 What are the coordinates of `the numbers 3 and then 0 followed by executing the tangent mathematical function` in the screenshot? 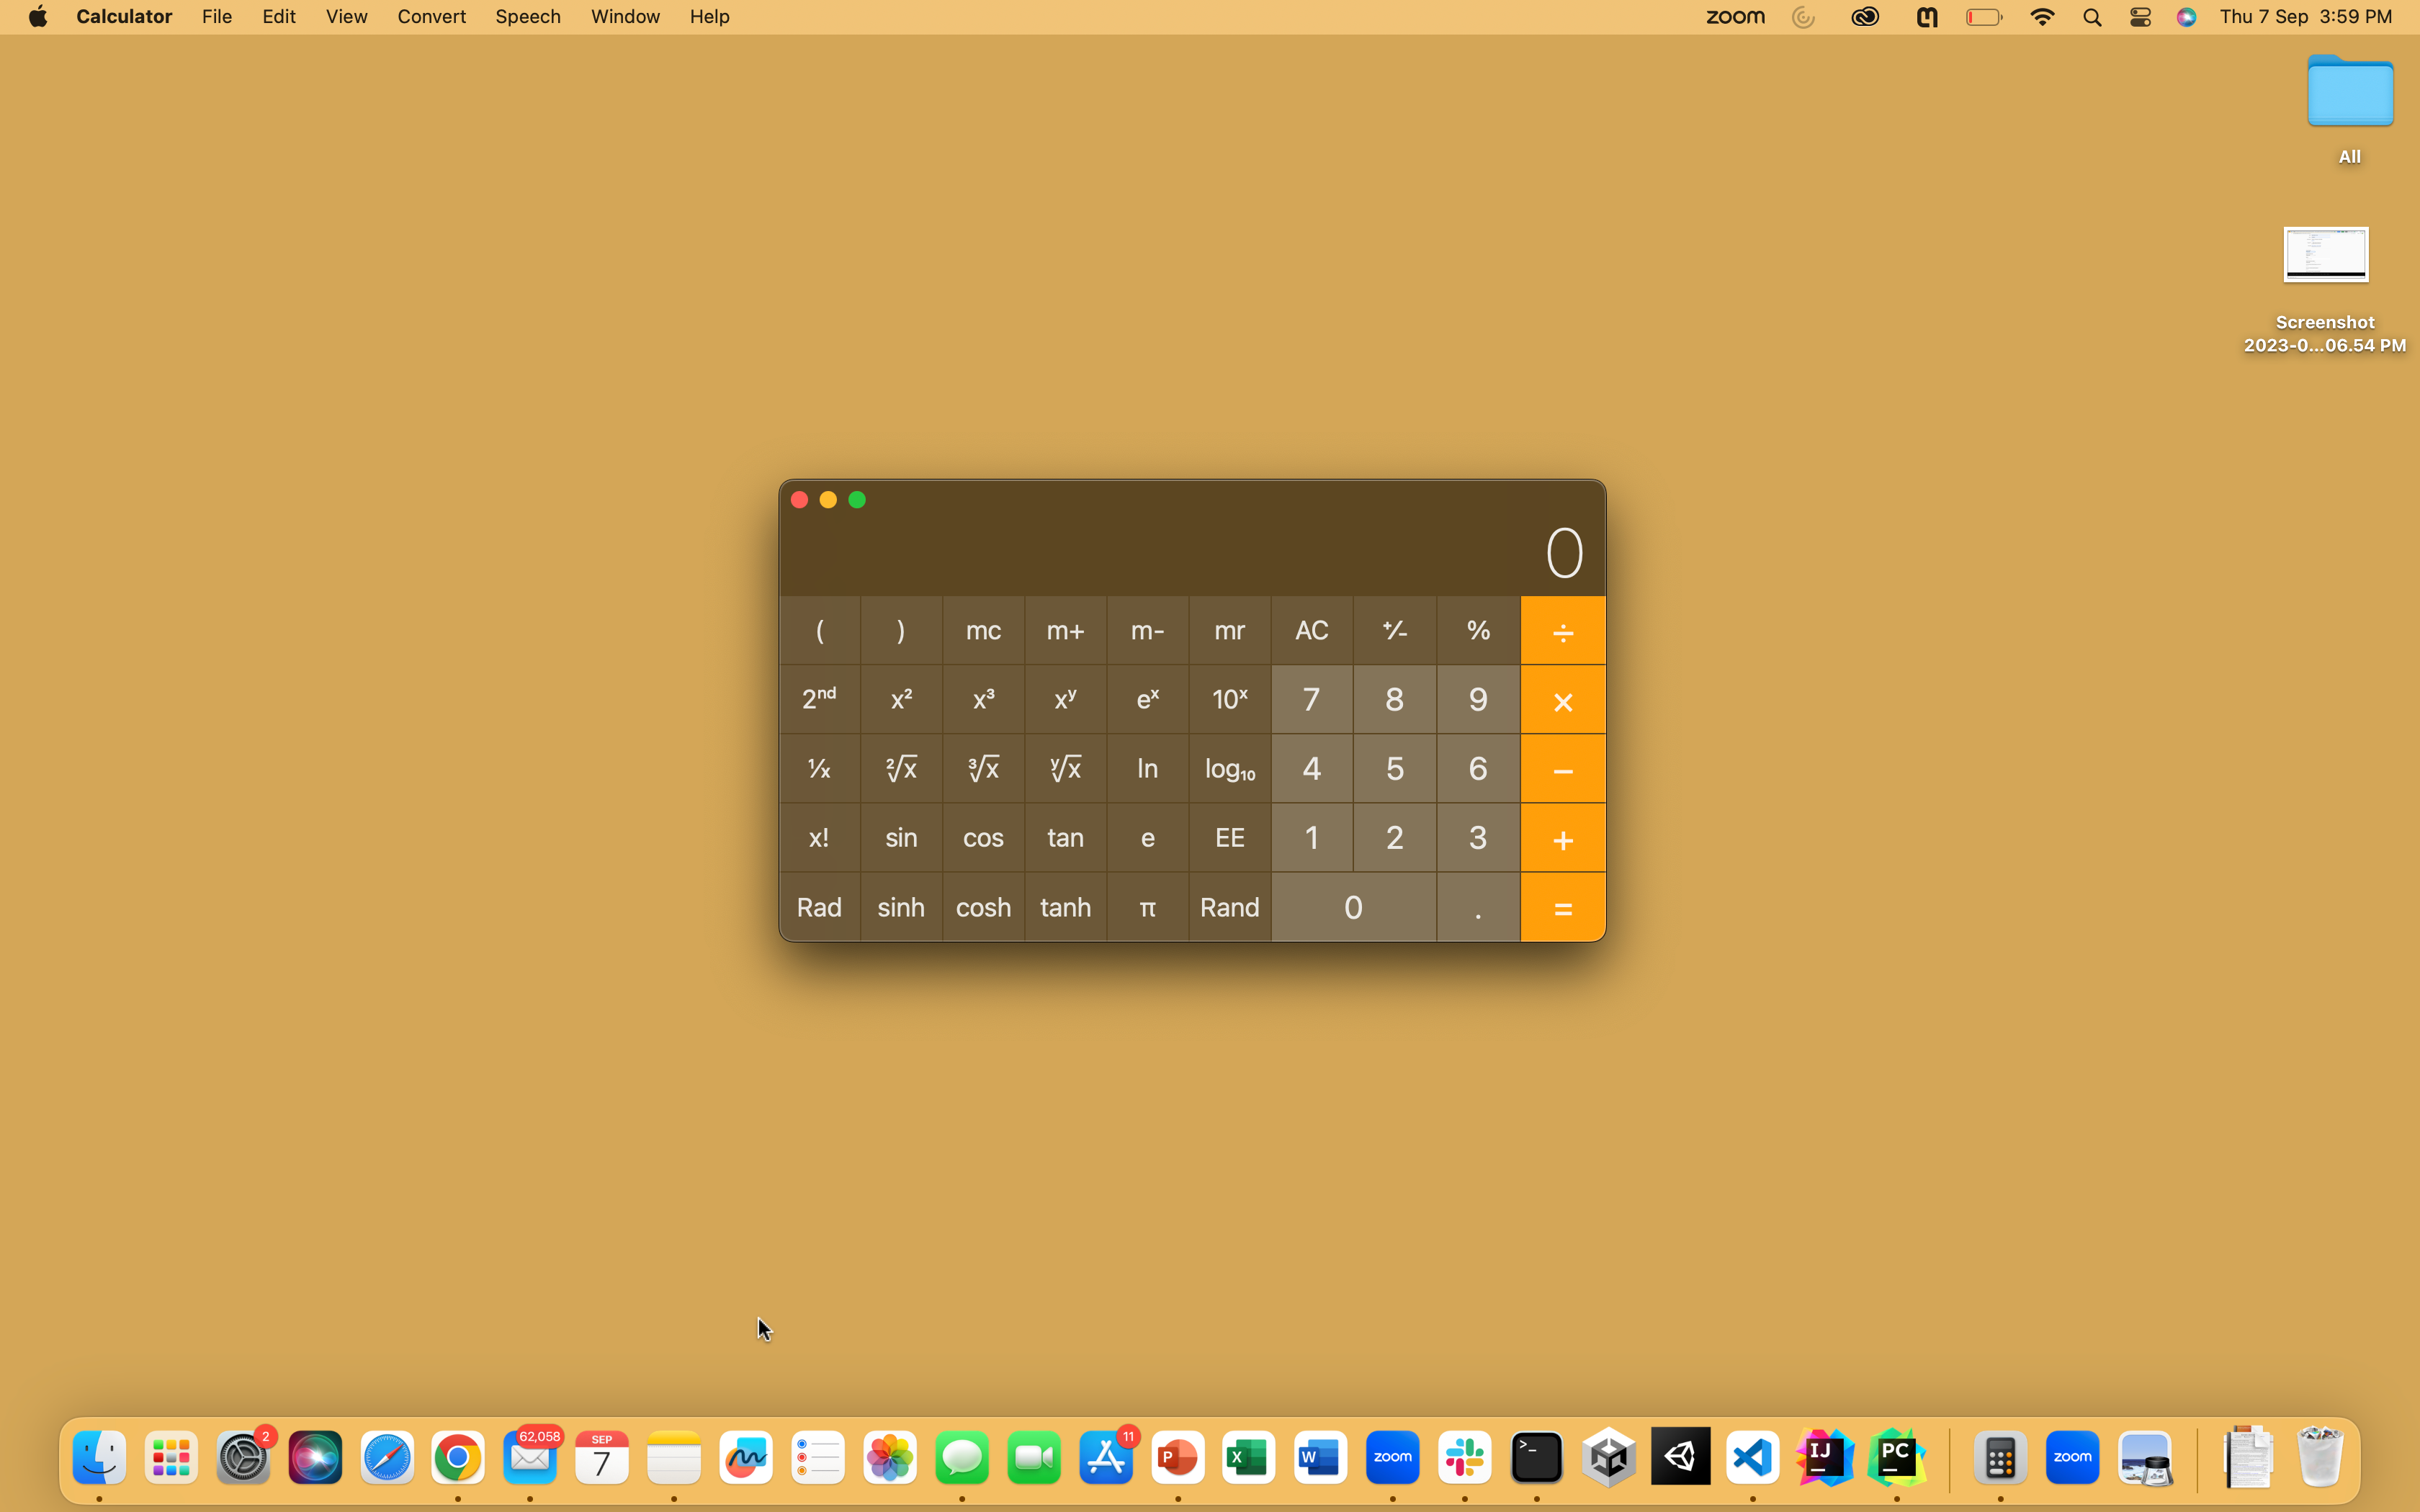 It's located at (1479, 835).